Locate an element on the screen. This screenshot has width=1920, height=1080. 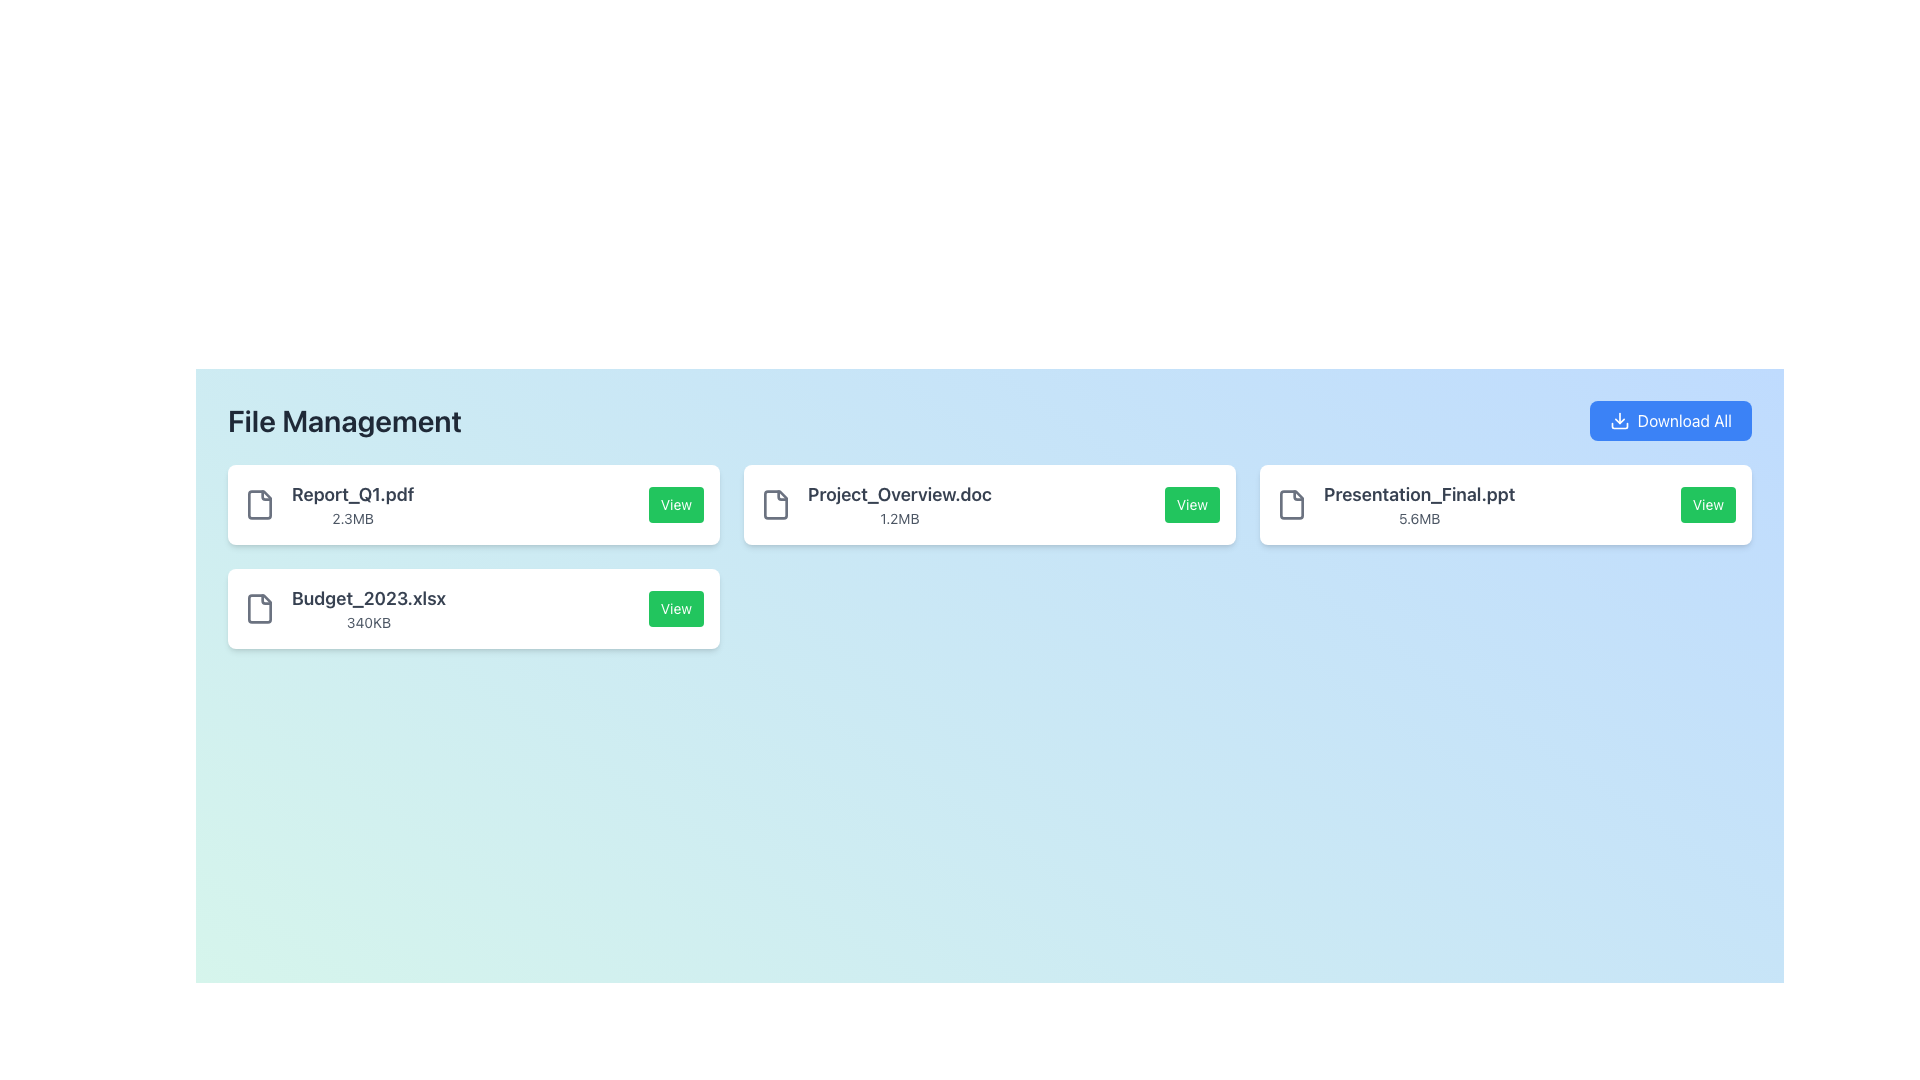
text for file identification from the labeled display component that shows the file name 'Budget_2023.xlsx' and size '340KB' in the second card of the 'File Management' interface is located at coordinates (345, 608).